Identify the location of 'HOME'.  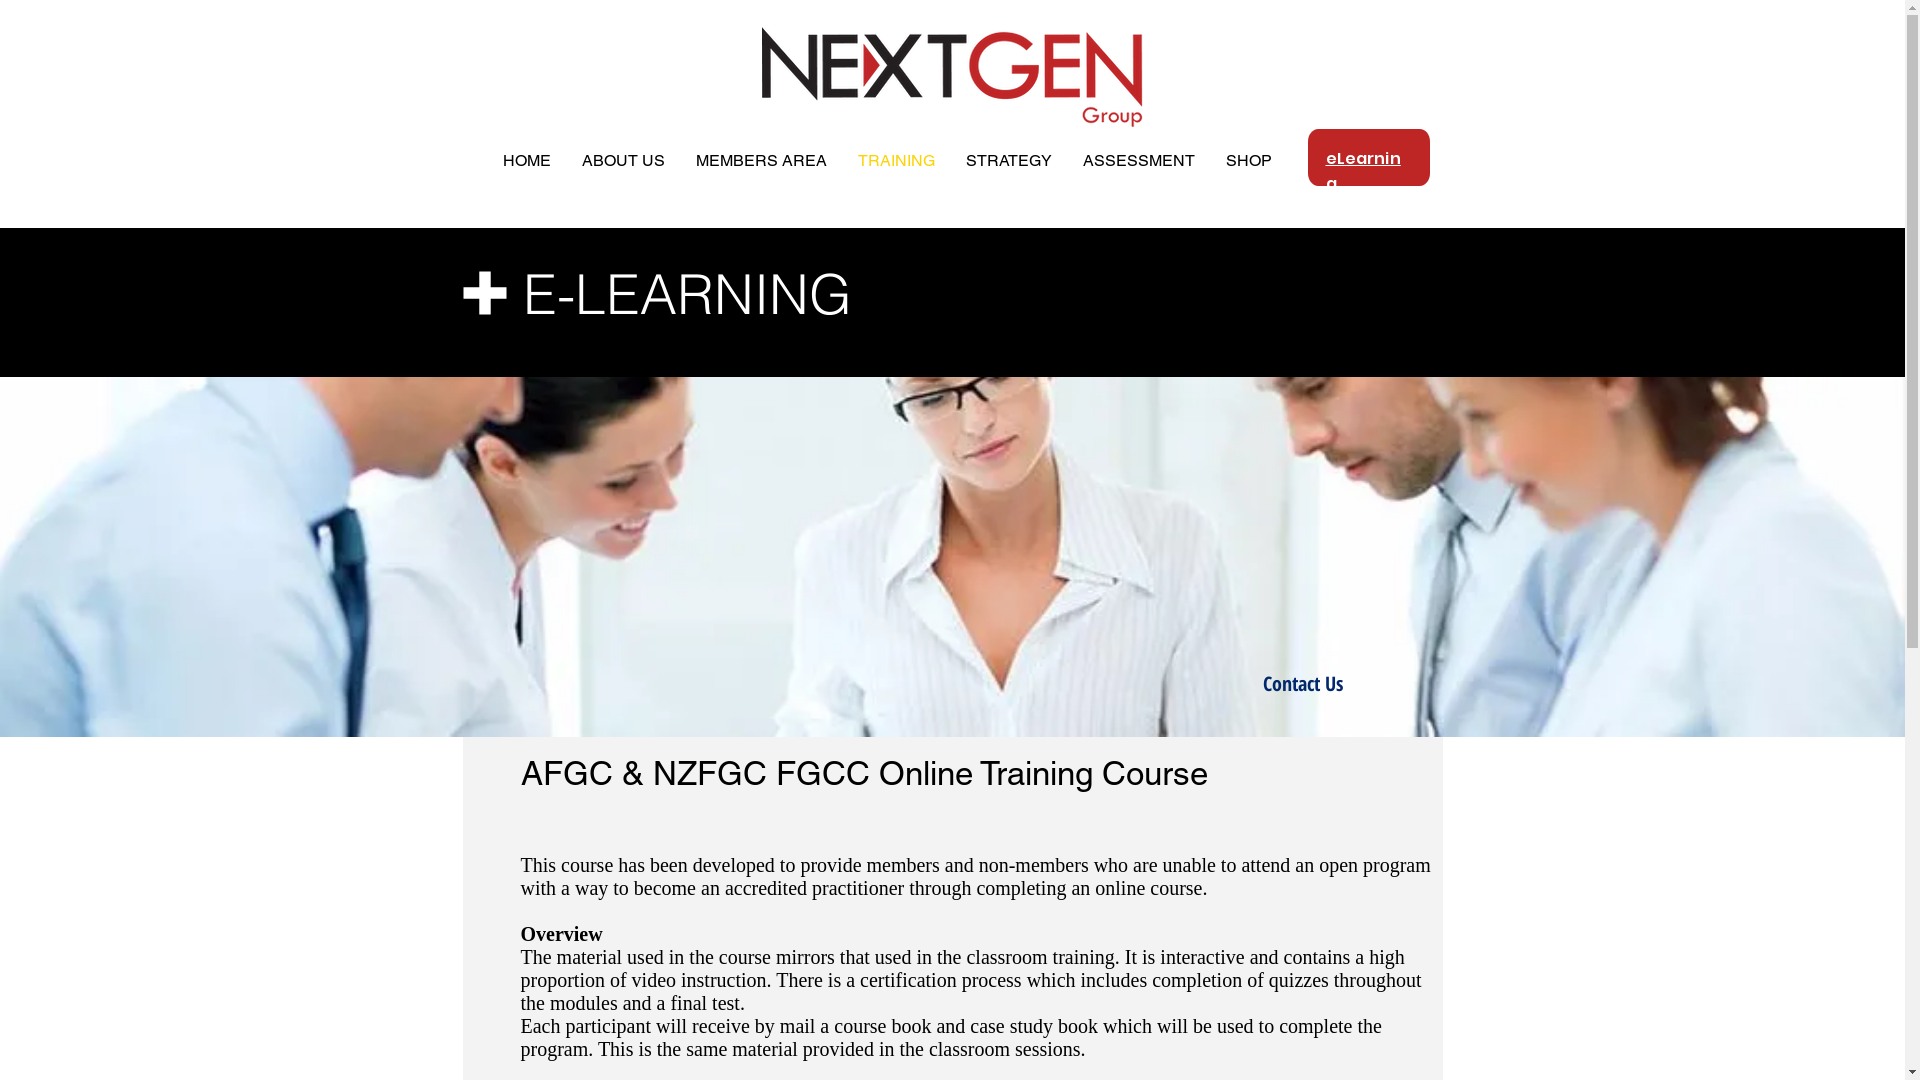
(526, 160).